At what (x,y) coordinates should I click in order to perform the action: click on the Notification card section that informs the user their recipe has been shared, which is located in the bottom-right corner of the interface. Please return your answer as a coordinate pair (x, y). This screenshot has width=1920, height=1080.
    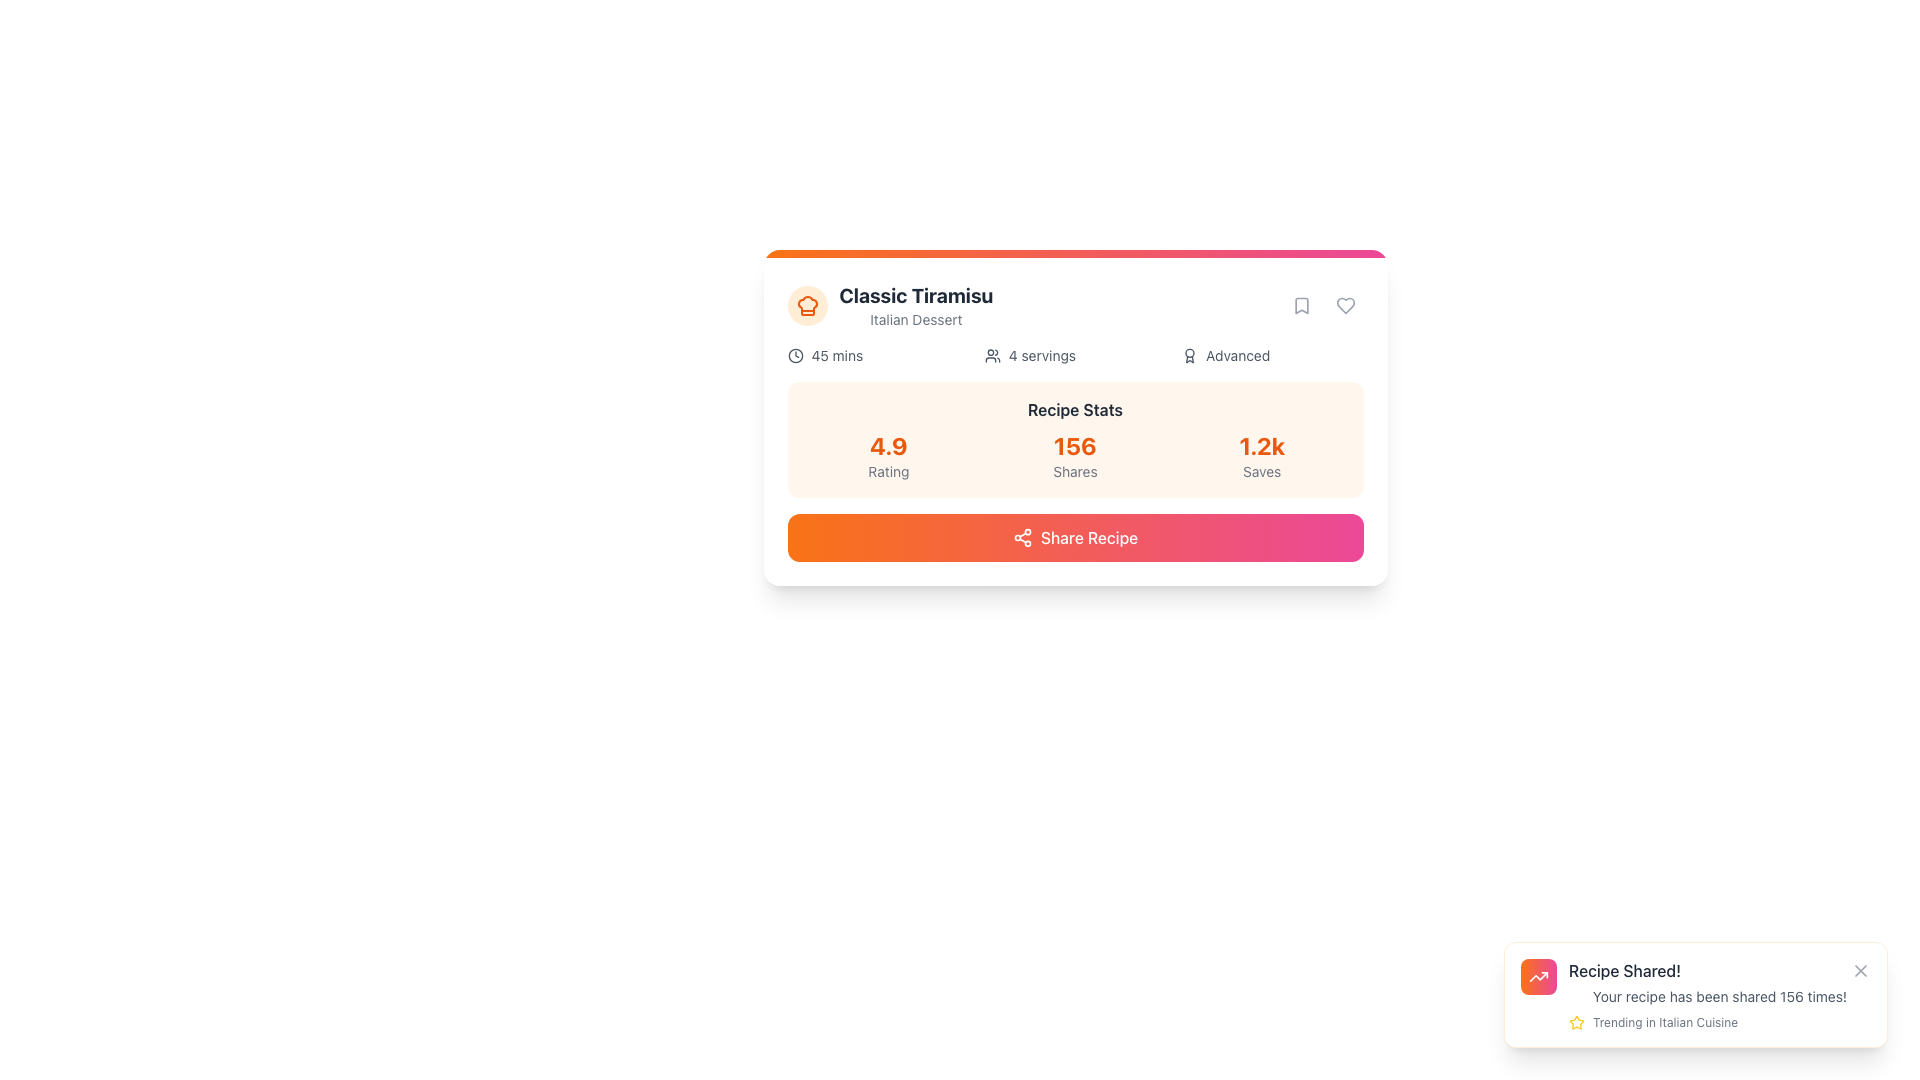
    Looking at the image, I should click on (1718, 995).